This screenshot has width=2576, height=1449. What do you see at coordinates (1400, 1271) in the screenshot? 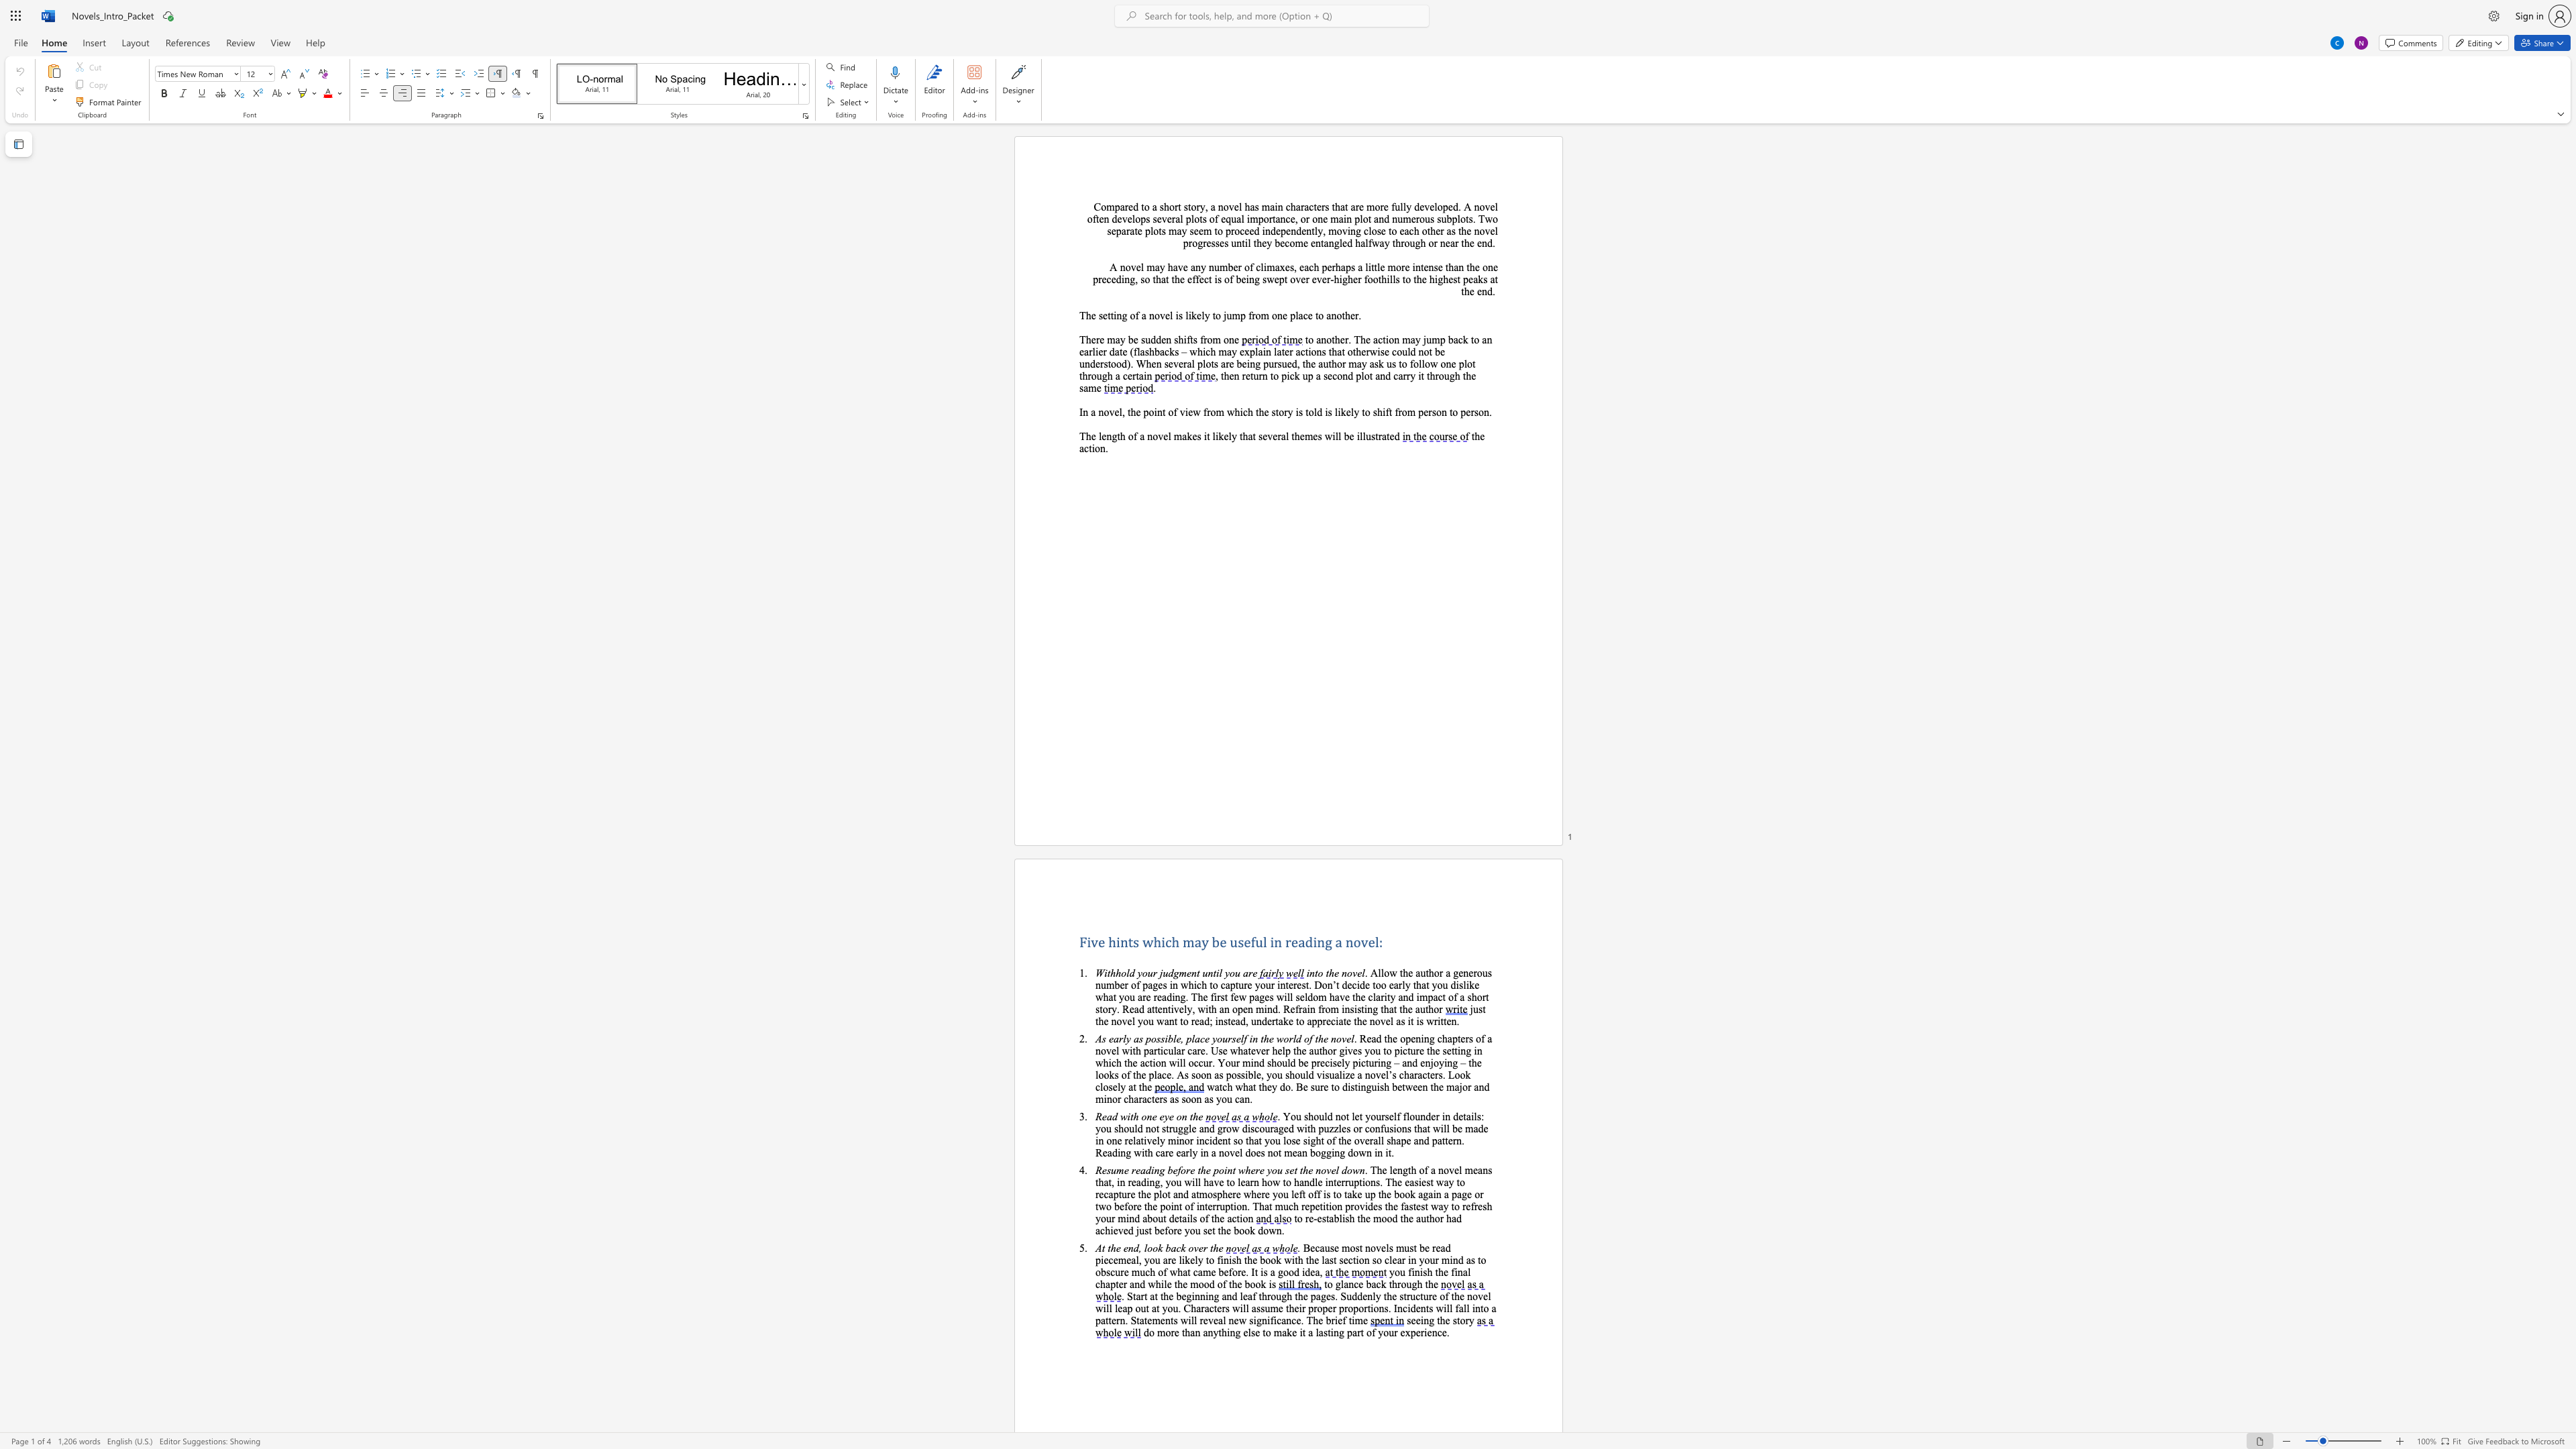
I see `the subset text "u fini" within the text "you finish the"` at bounding box center [1400, 1271].